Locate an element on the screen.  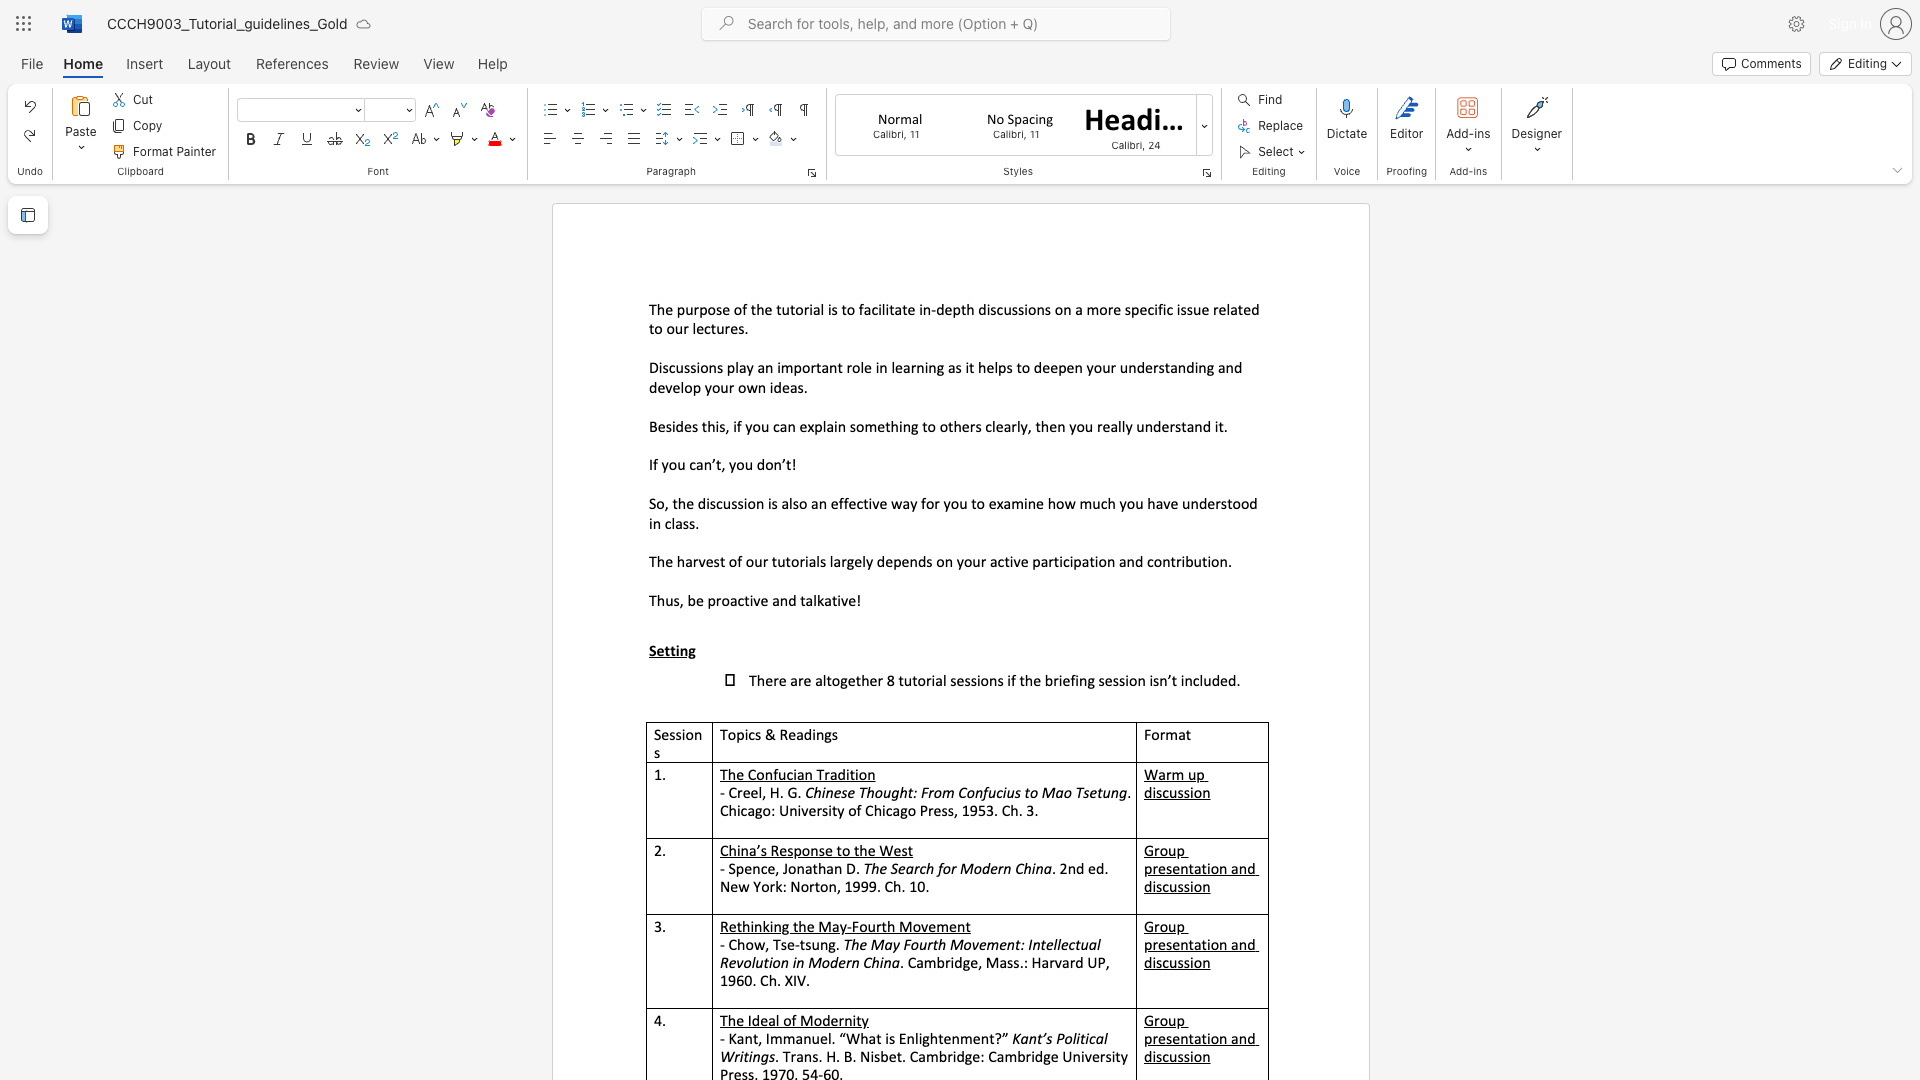
the subset text "tsu" within the text "- Chow, Tse-tsung." is located at coordinates (798, 944).